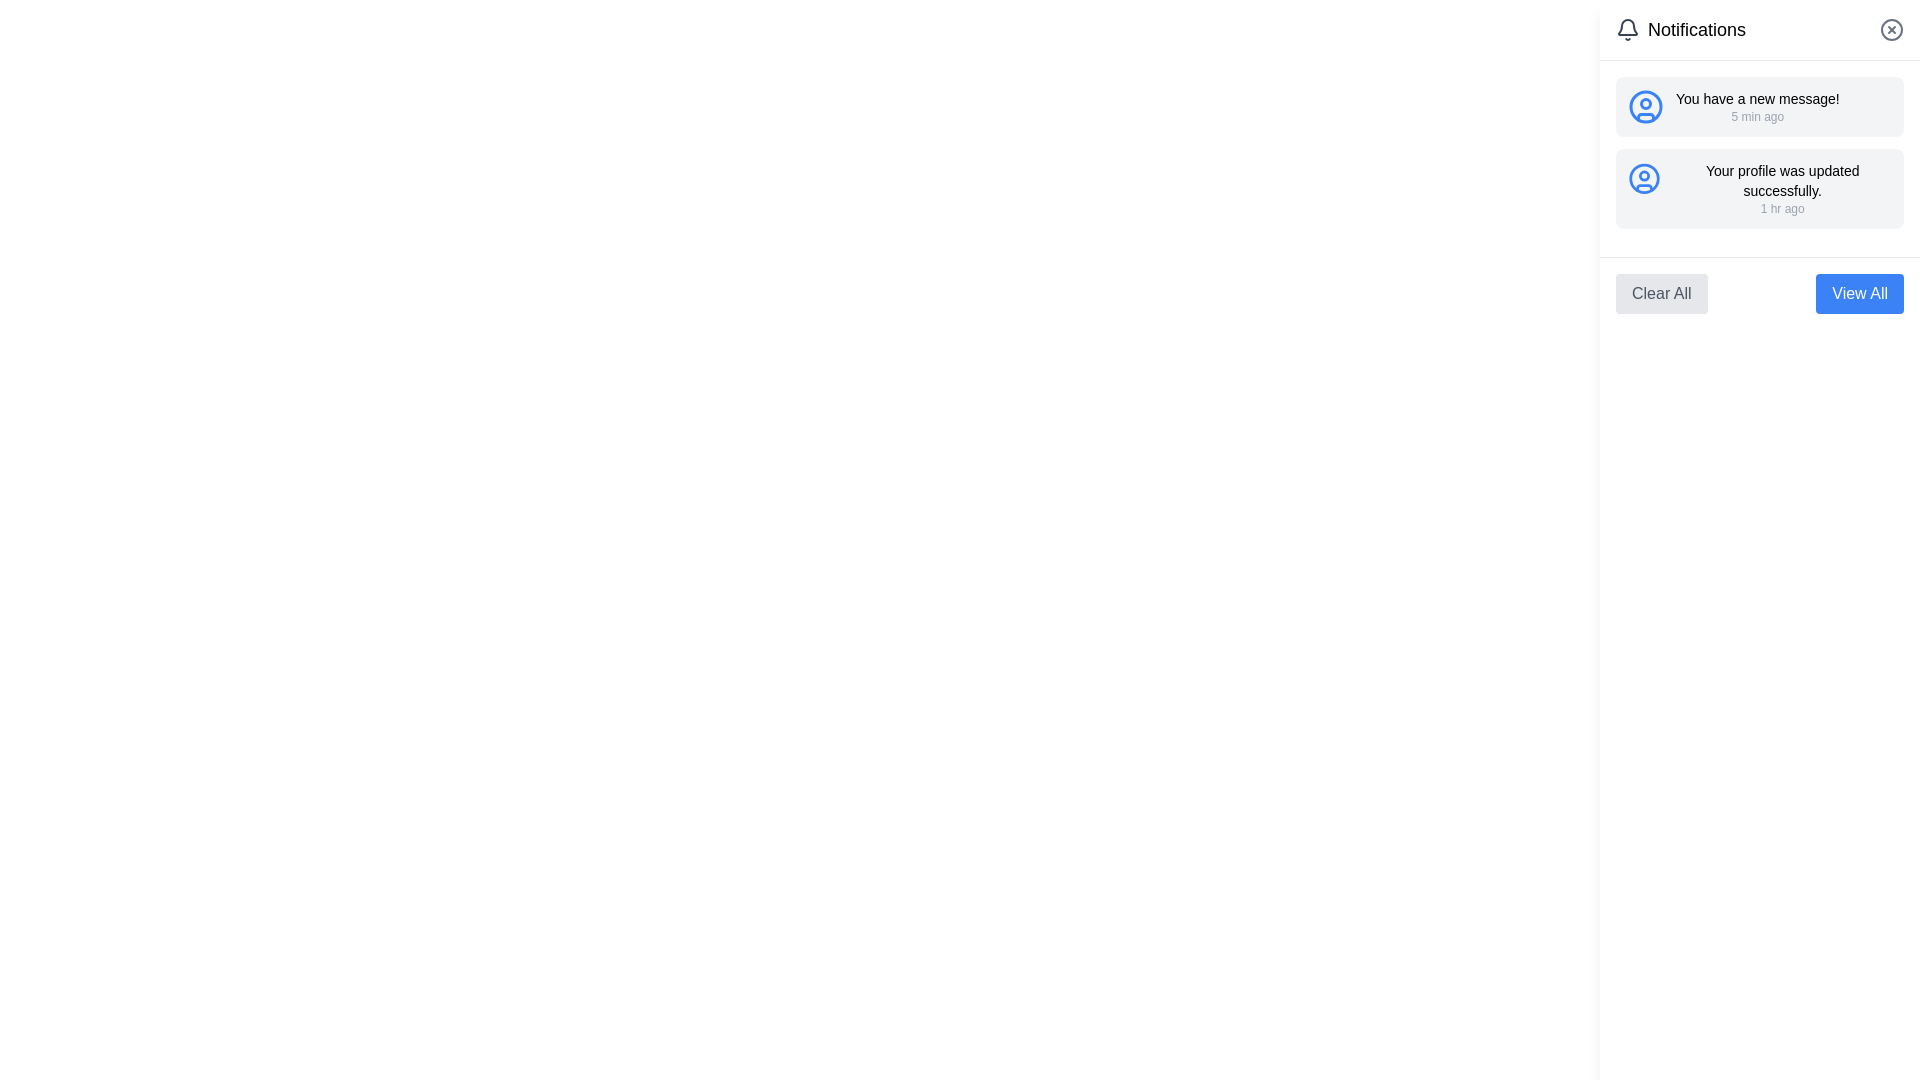 The image size is (1920, 1080). What do you see at coordinates (1644, 177) in the screenshot?
I see `the first circular outline of the second notification item in the right-side panel, which indicates user-related notifications and is located below the text 'Your profile was updated successfully.'` at bounding box center [1644, 177].